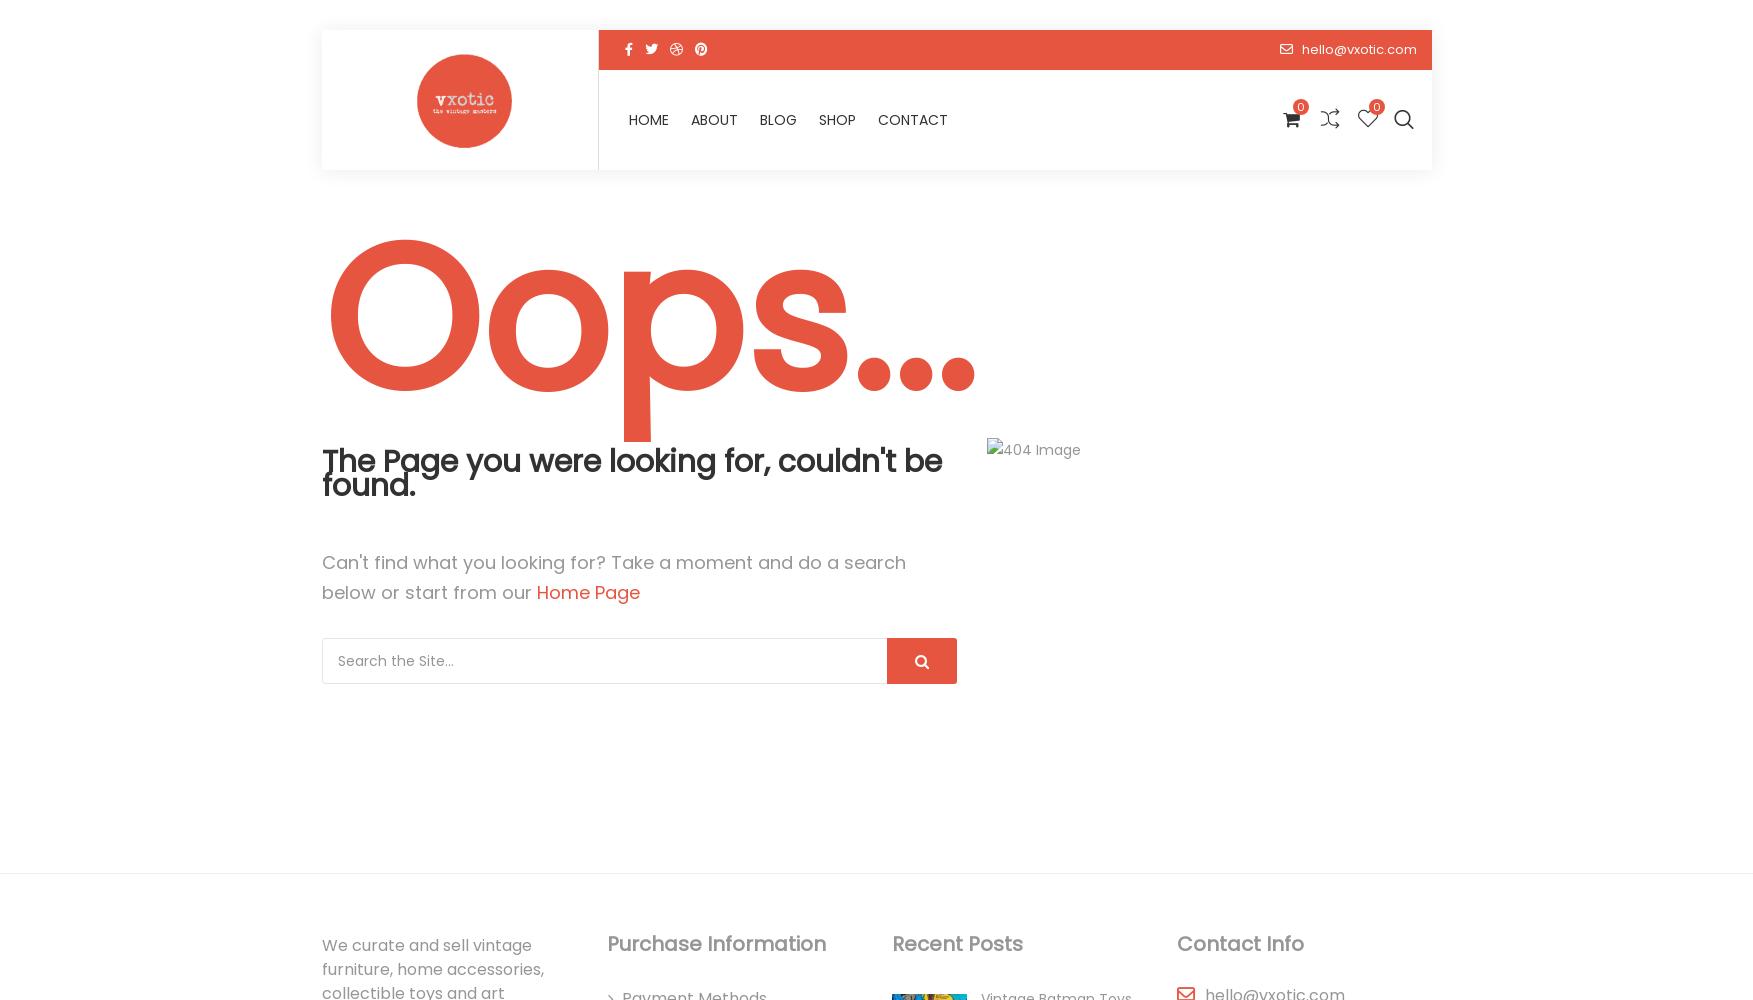 The height and width of the screenshot is (1000, 1753). I want to click on 'Oops...', so click(647, 319).